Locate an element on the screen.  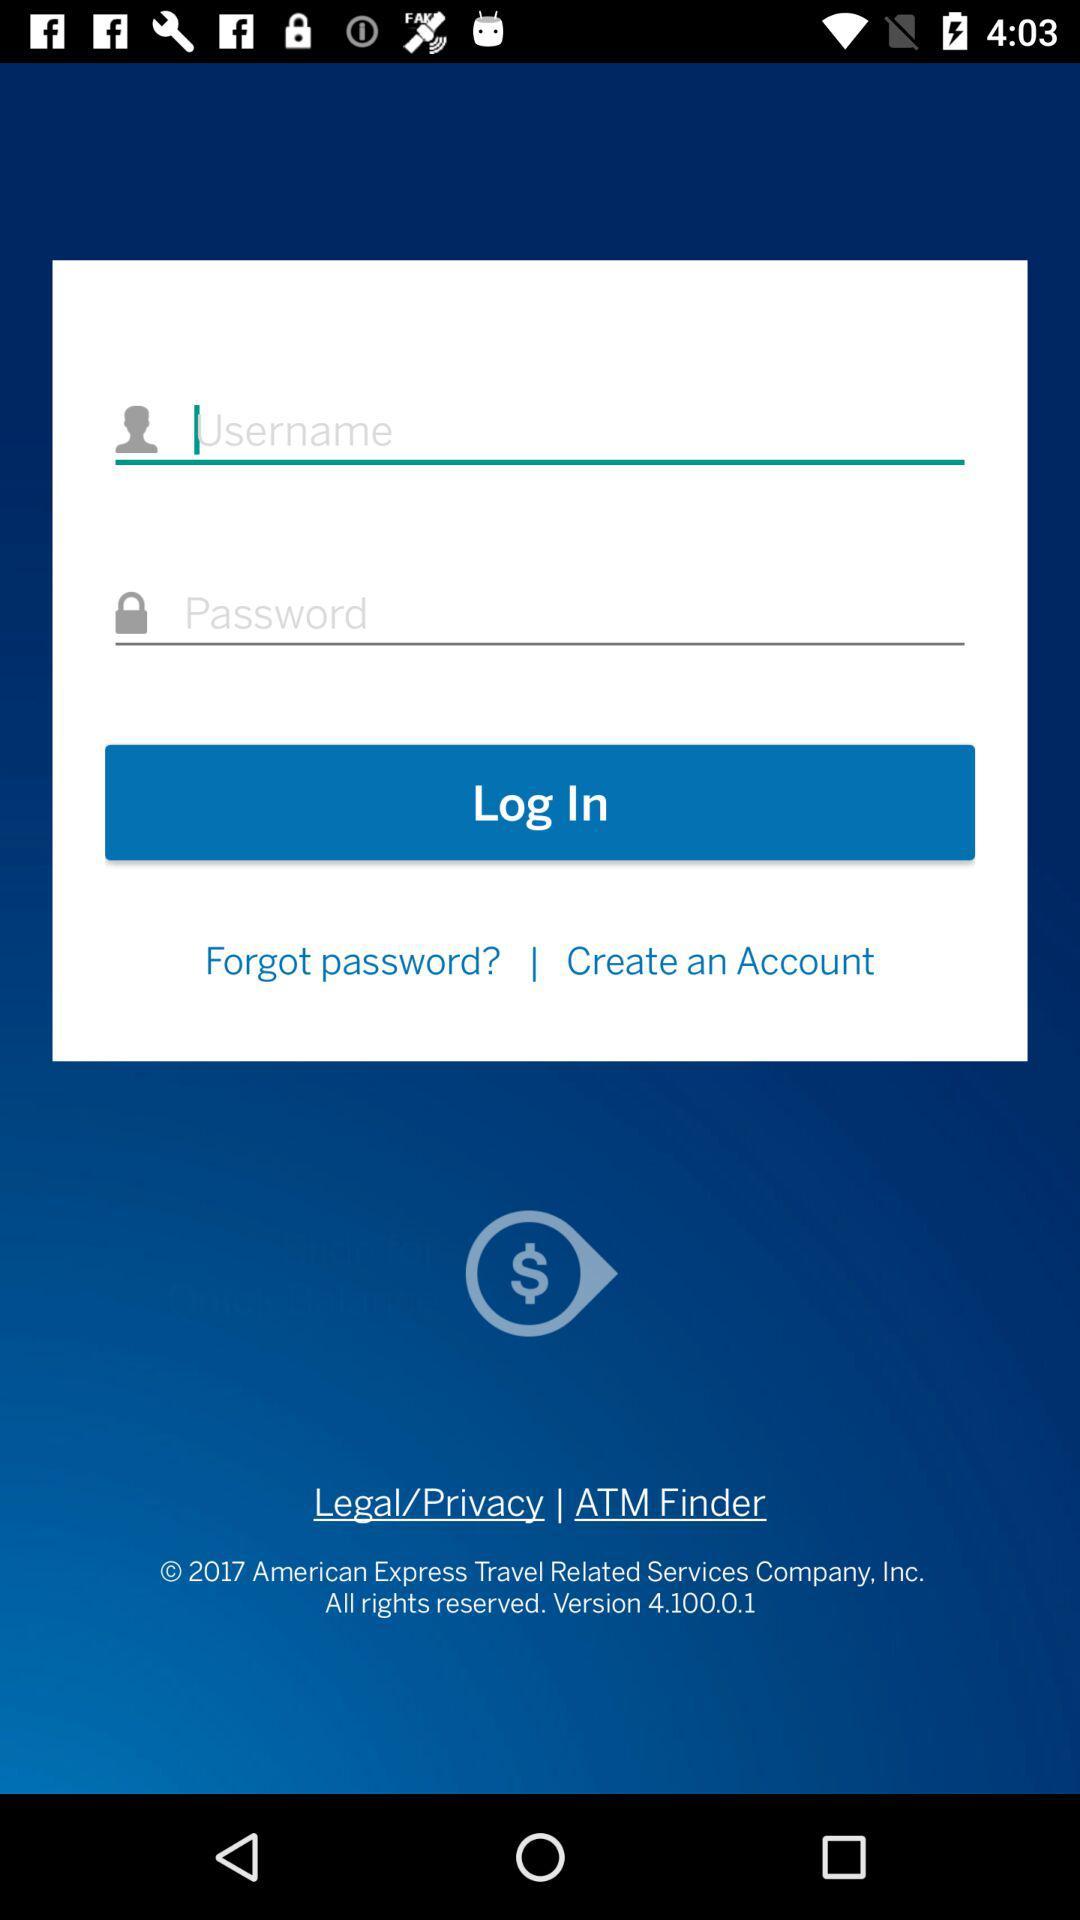
icon below the log in is located at coordinates (351, 960).